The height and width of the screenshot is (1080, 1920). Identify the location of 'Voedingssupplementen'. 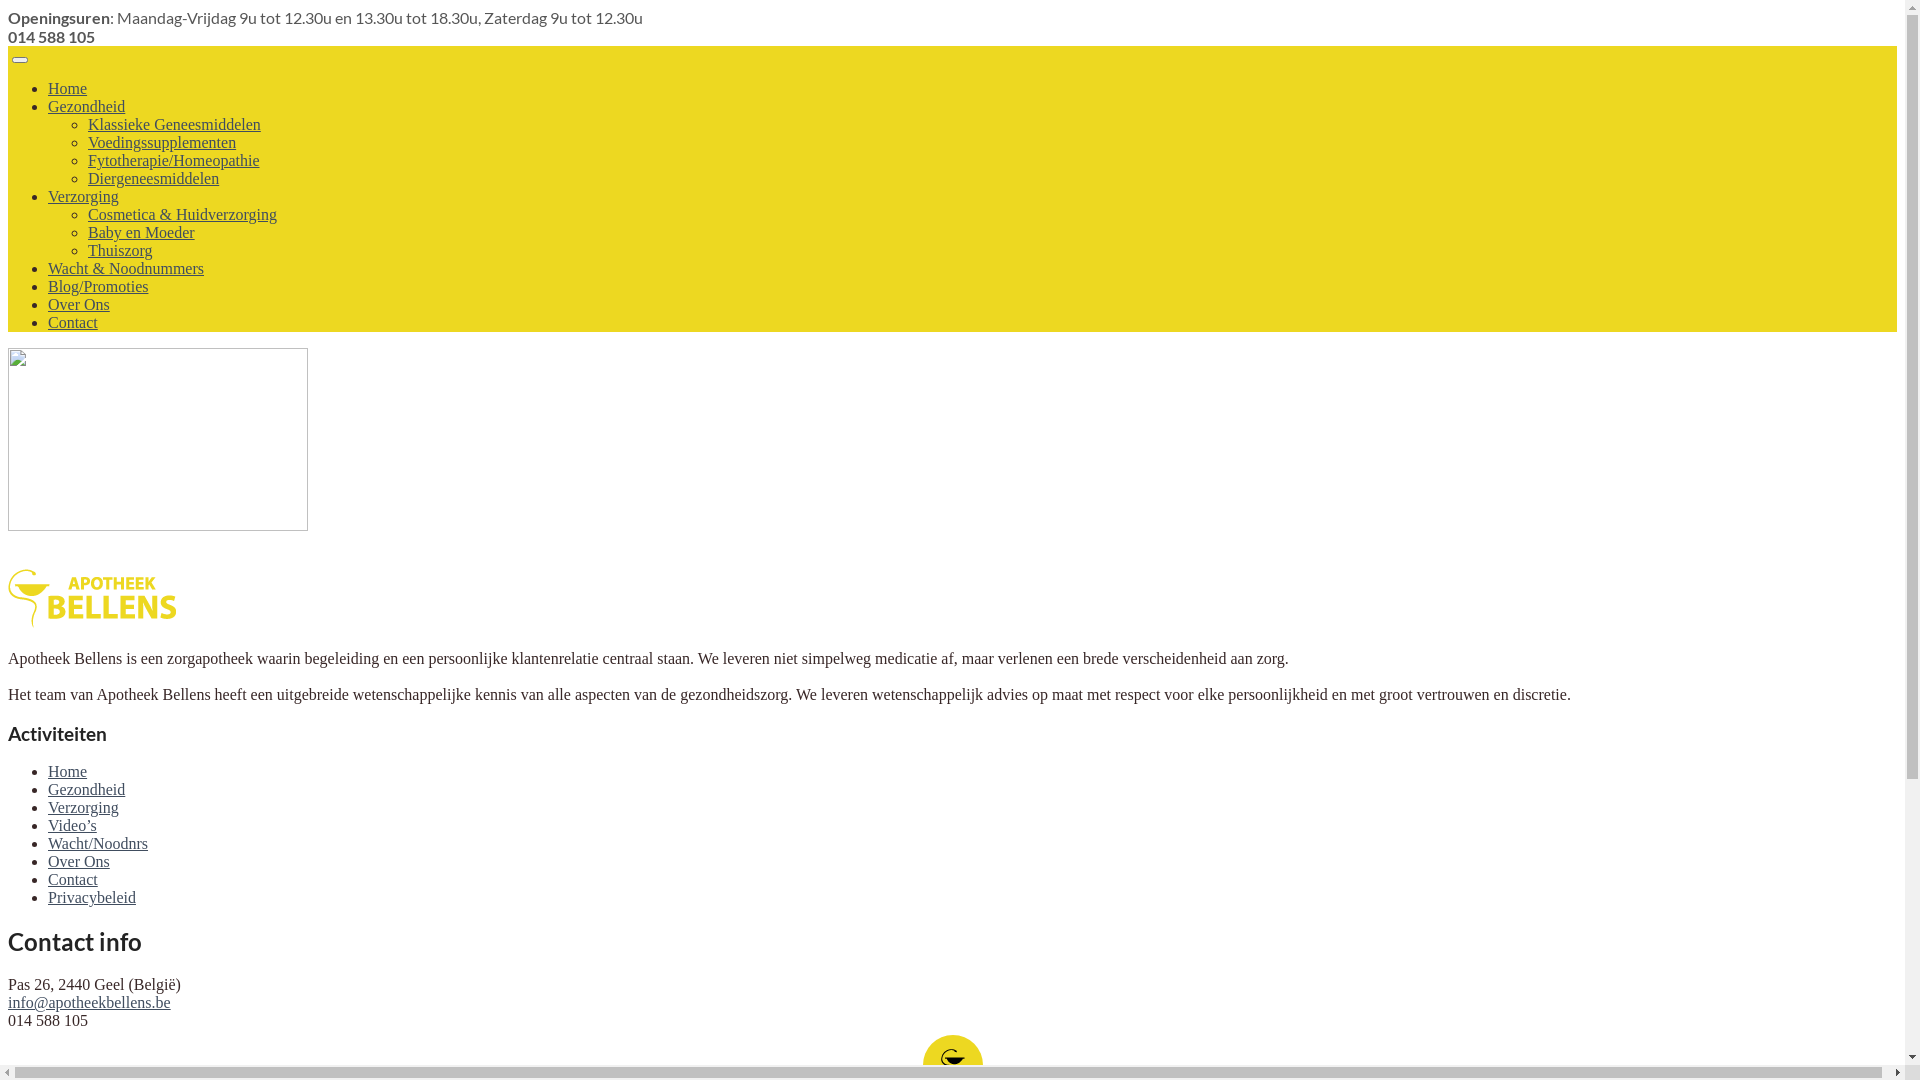
(162, 141).